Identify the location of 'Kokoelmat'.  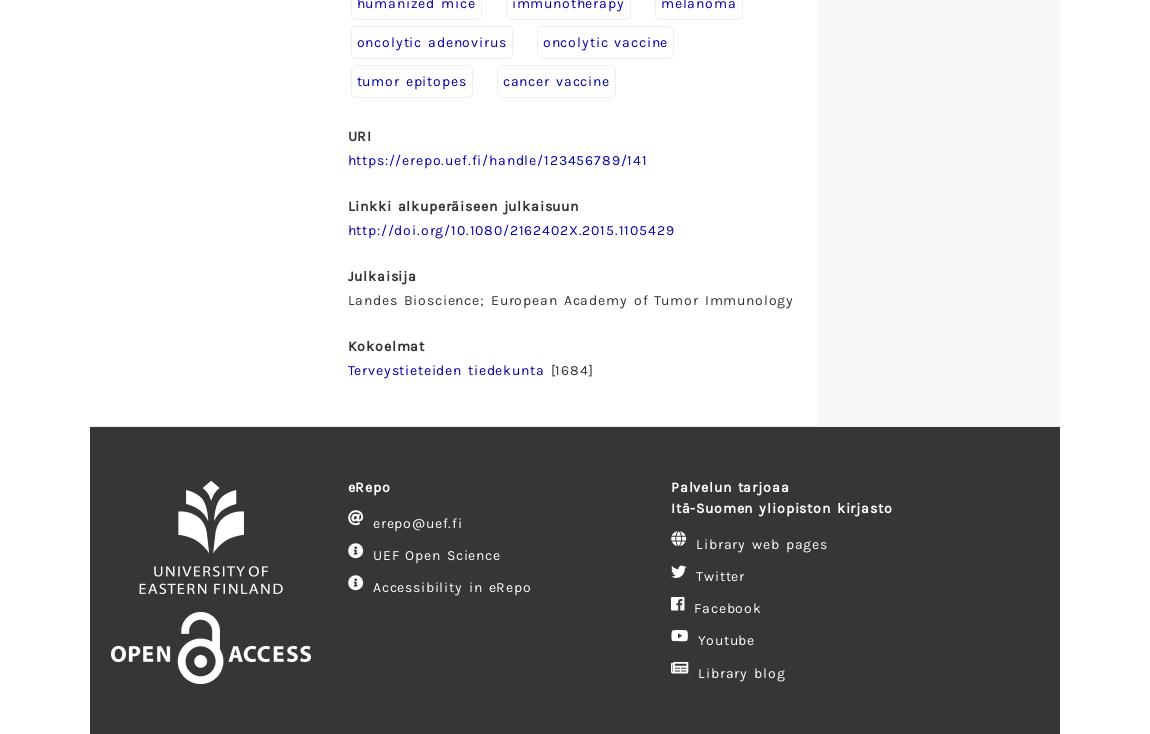
(386, 345).